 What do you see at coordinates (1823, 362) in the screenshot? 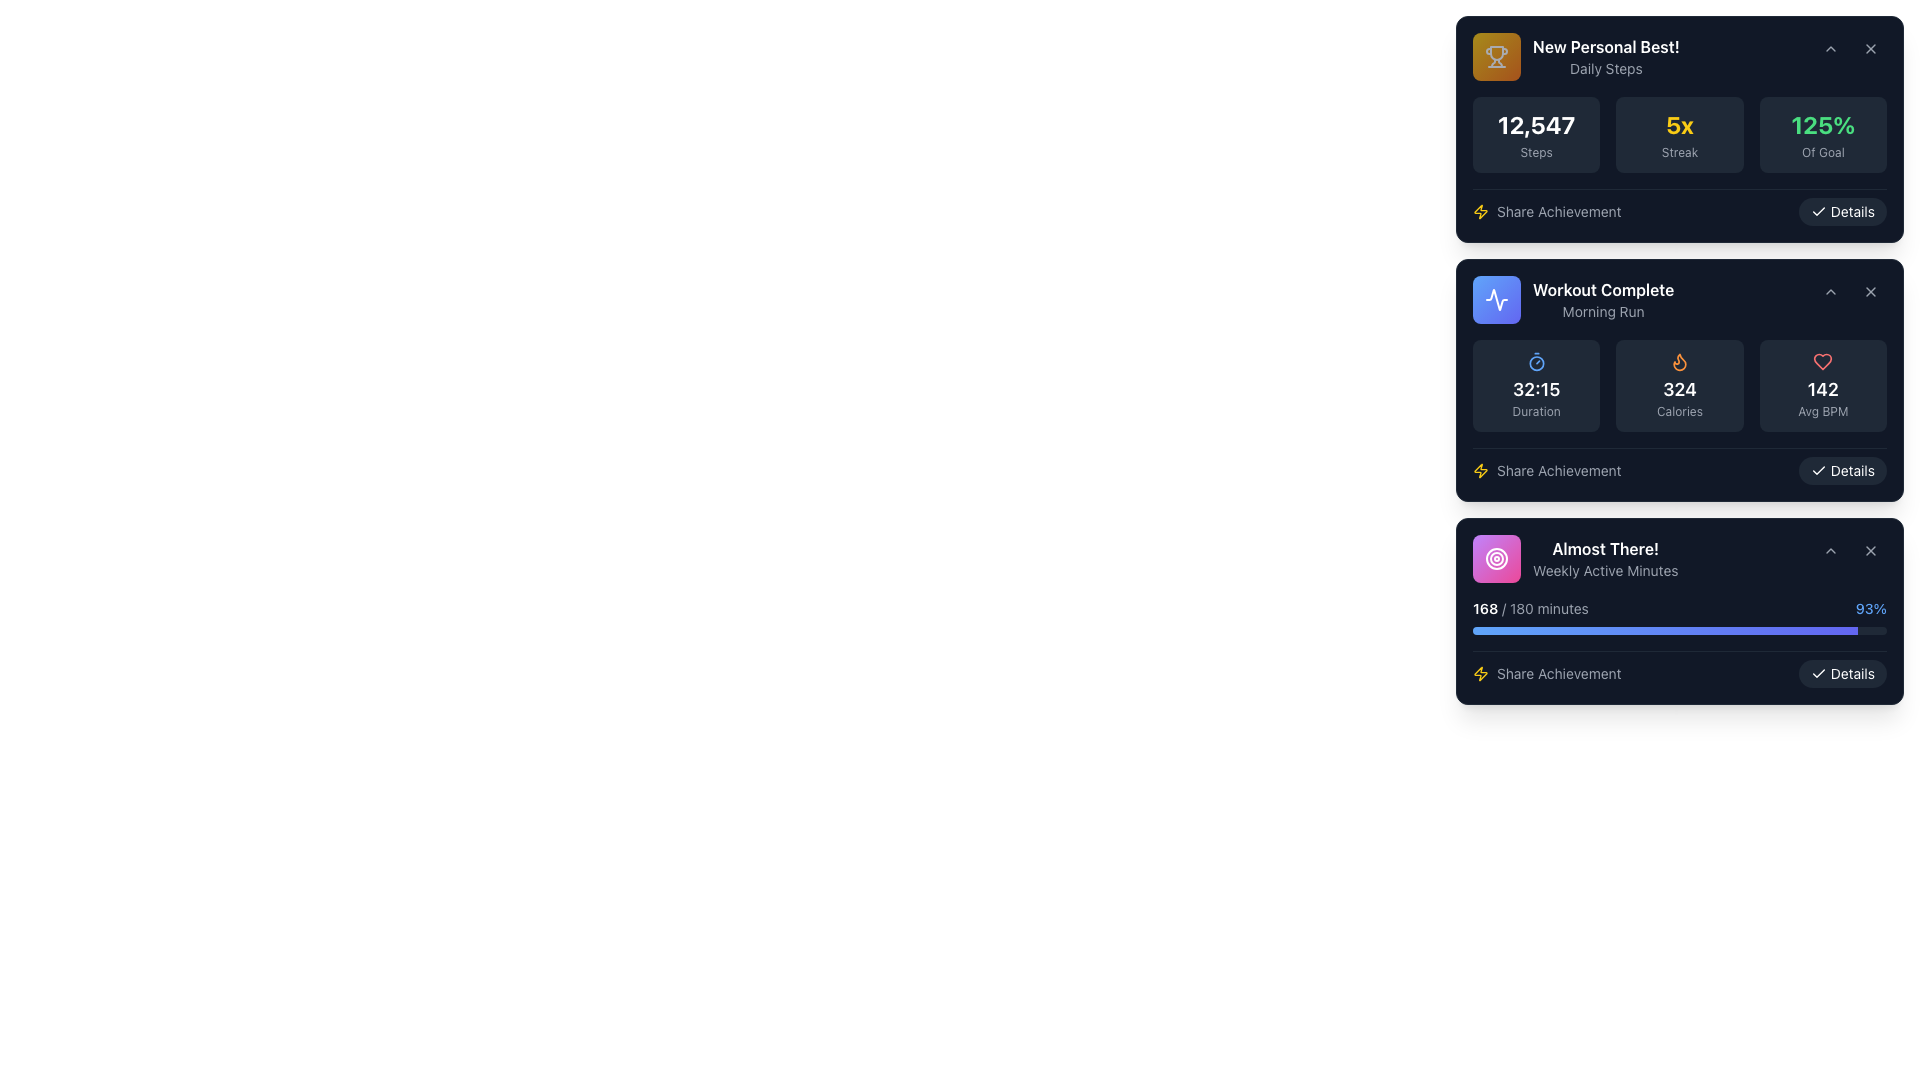
I see `the heart icon representing the 'Average BPM' metric located in the 'Workout Complete: Morning Run' card, positioned to the left of the '142 Avg BPM' text` at bounding box center [1823, 362].